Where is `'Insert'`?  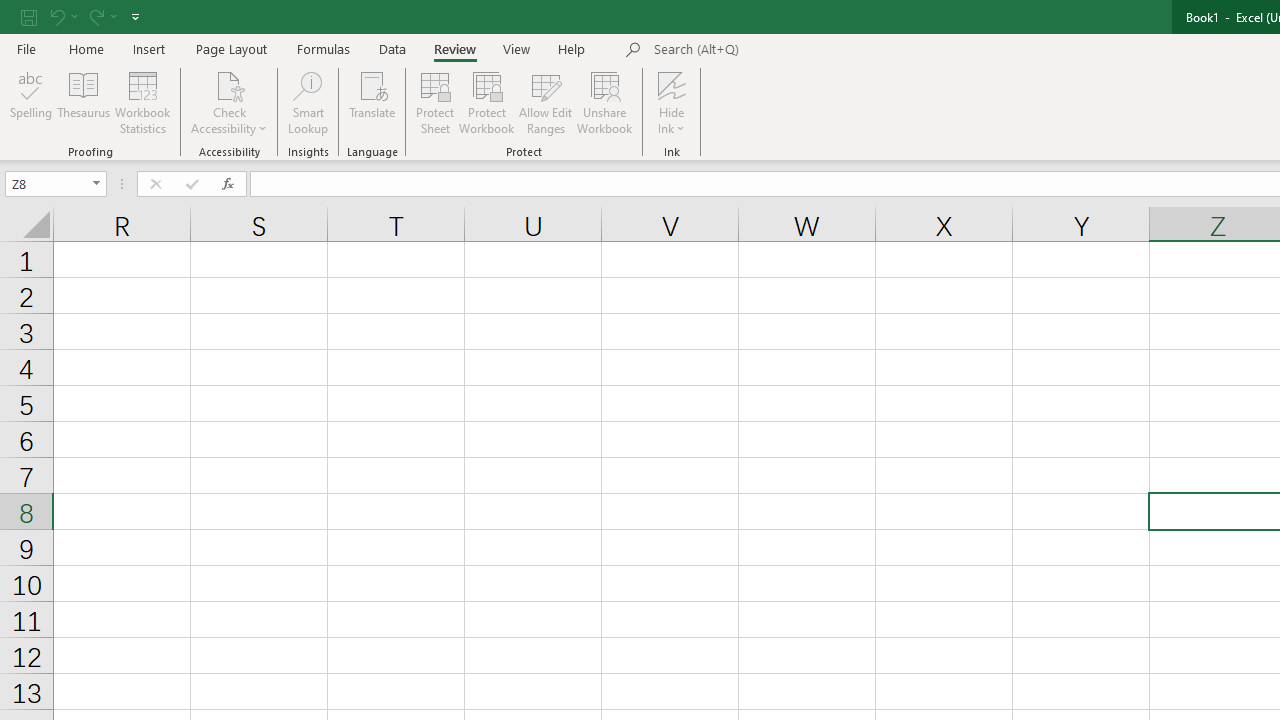
'Insert' is located at coordinates (148, 48).